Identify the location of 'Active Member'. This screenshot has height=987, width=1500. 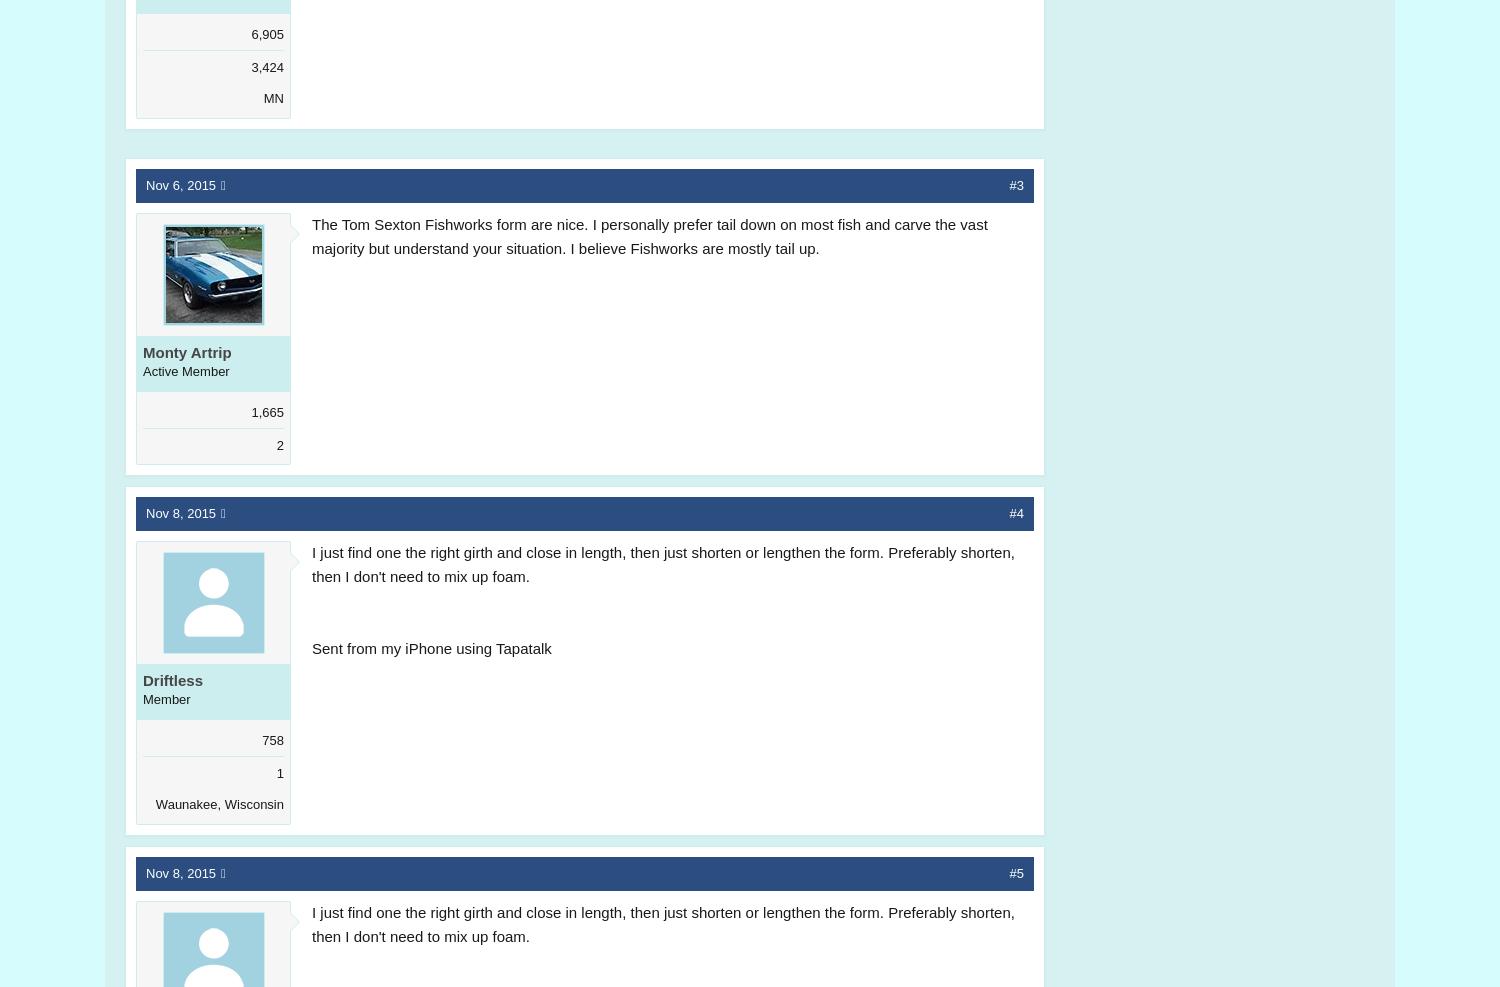
(186, 370).